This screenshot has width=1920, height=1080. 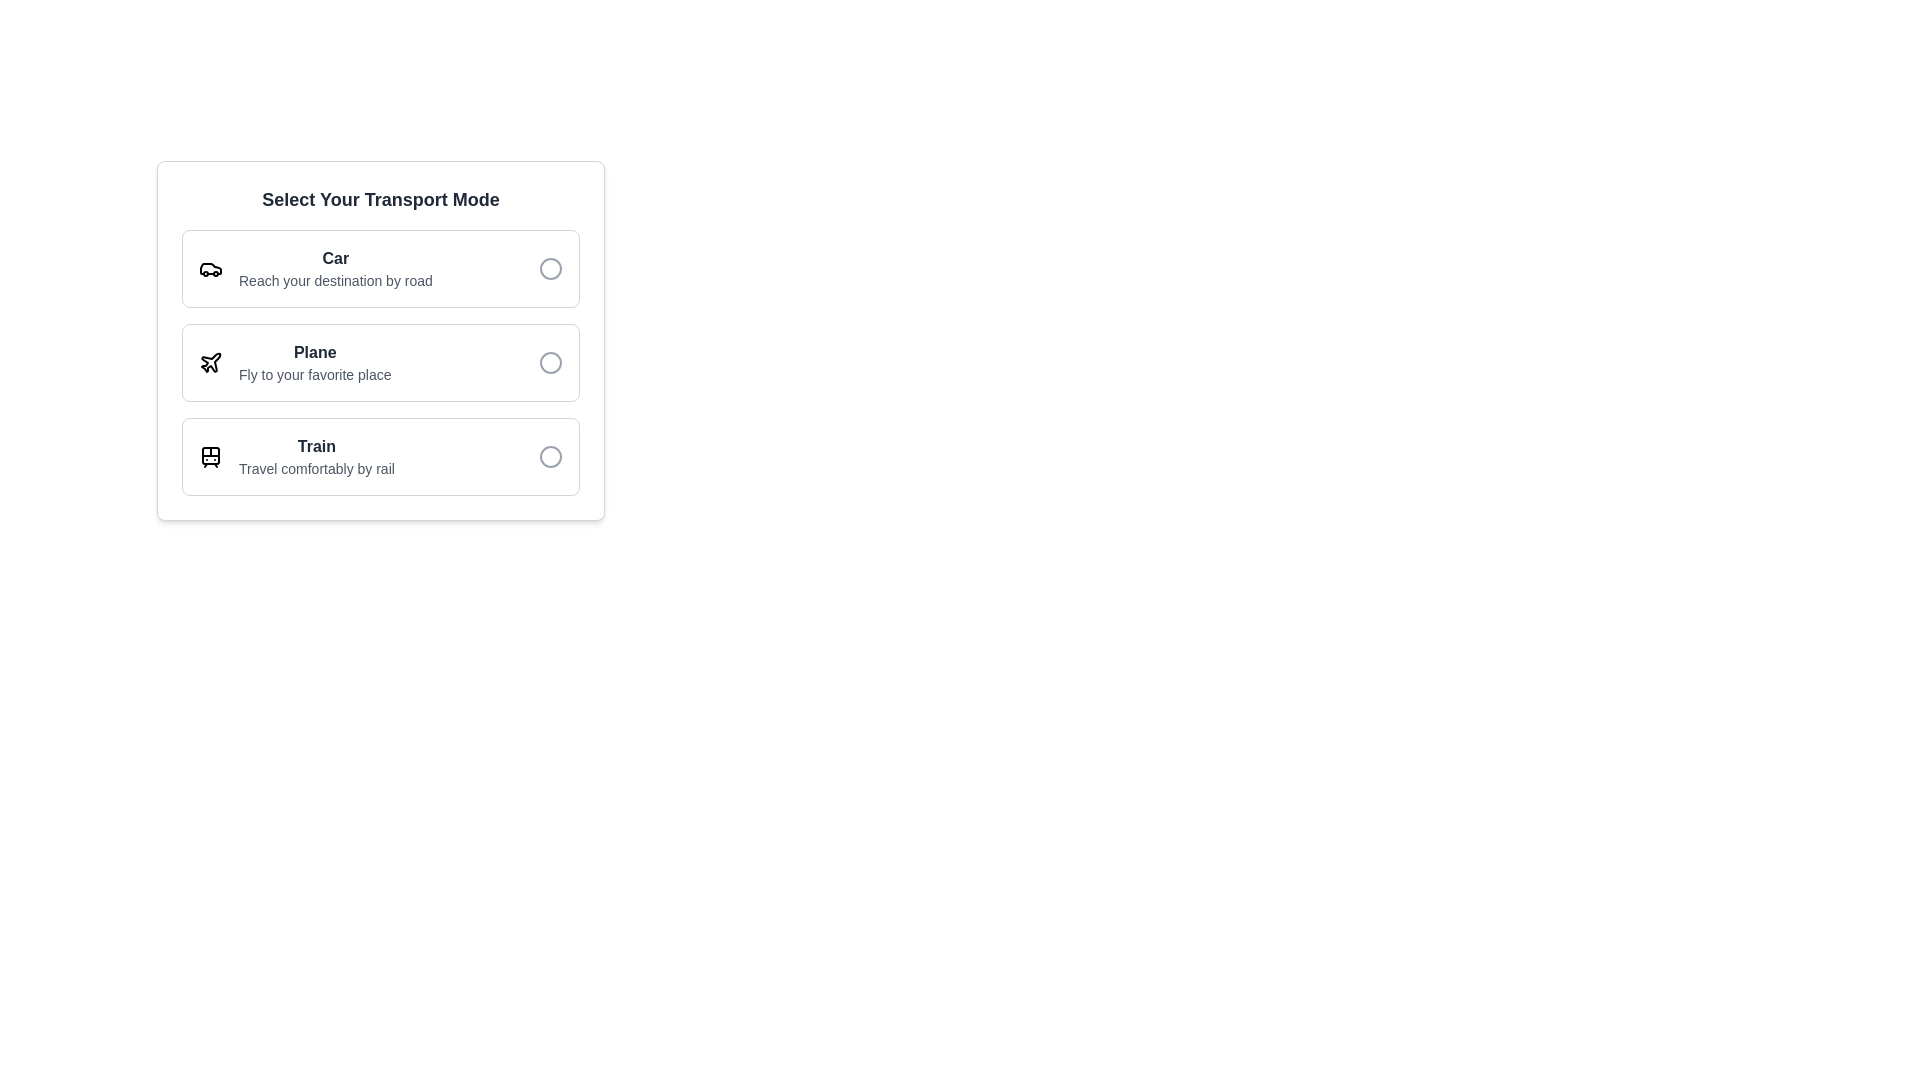 What do you see at coordinates (211, 362) in the screenshot?
I see `the airplane icon representing the 'Plane' transport option, which is located to the left of the 'Plane' label text in the vertical list of transport modes` at bounding box center [211, 362].